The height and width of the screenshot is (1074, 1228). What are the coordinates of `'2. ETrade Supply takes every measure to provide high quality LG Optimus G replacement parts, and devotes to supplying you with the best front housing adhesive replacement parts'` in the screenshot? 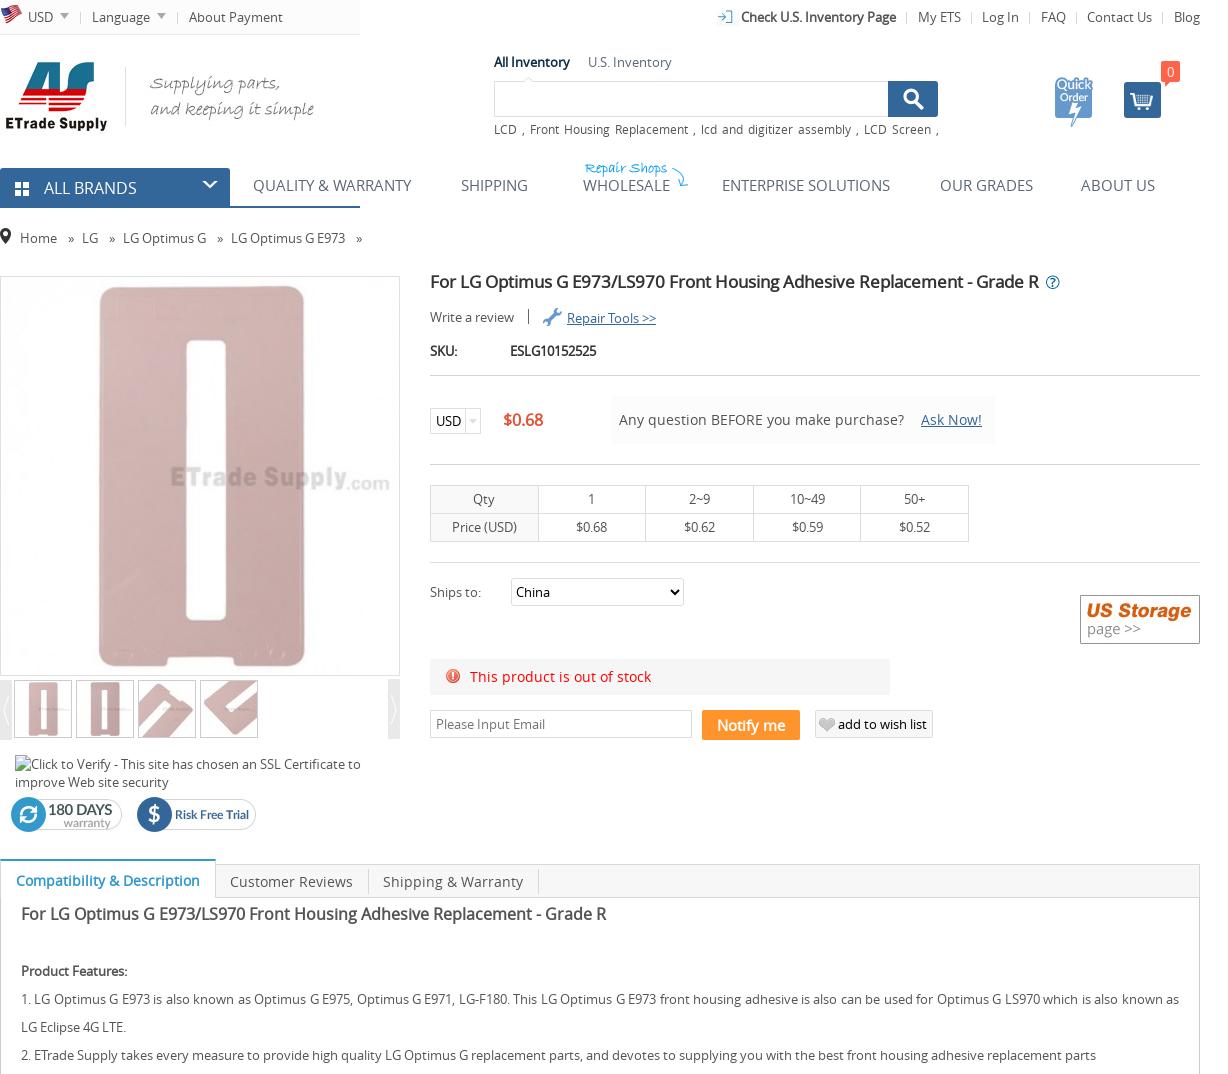 It's located at (557, 1054).